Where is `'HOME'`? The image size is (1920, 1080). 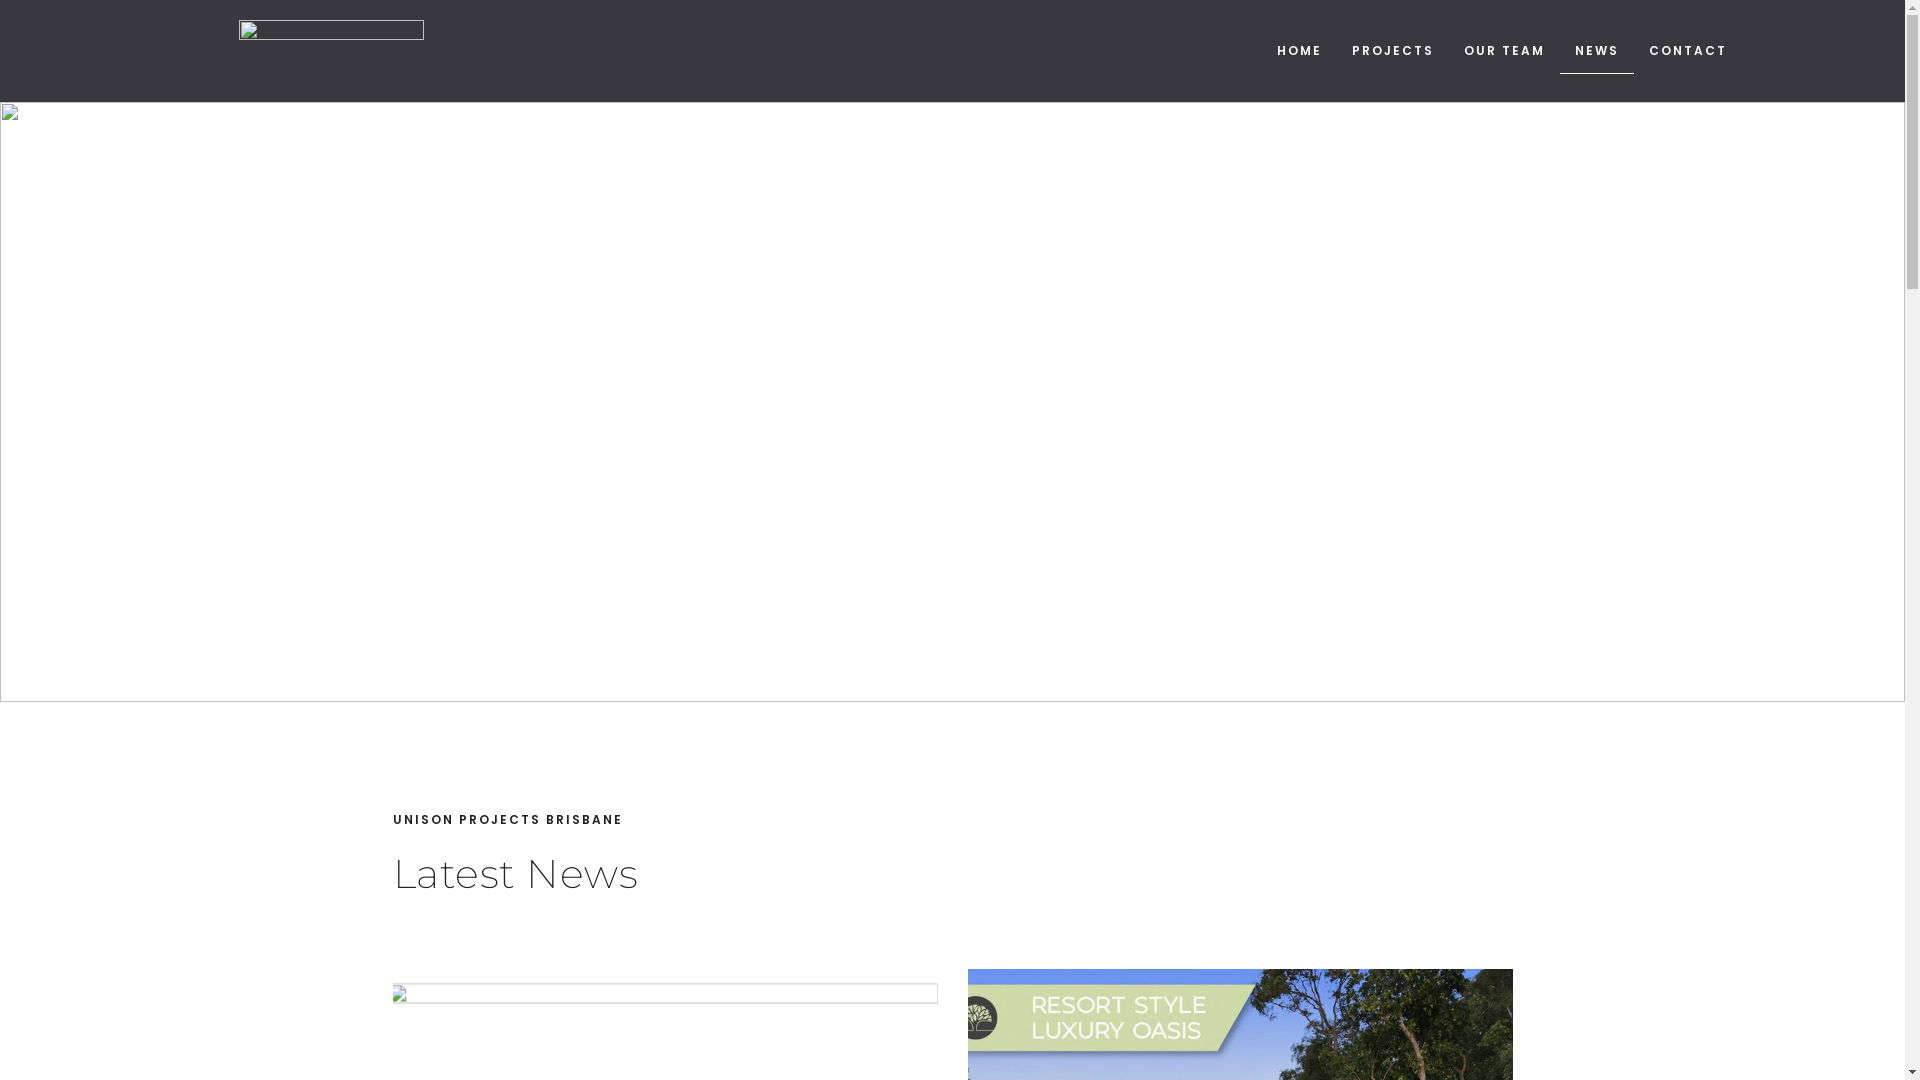
'HOME' is located at coordinates (1299, 49).